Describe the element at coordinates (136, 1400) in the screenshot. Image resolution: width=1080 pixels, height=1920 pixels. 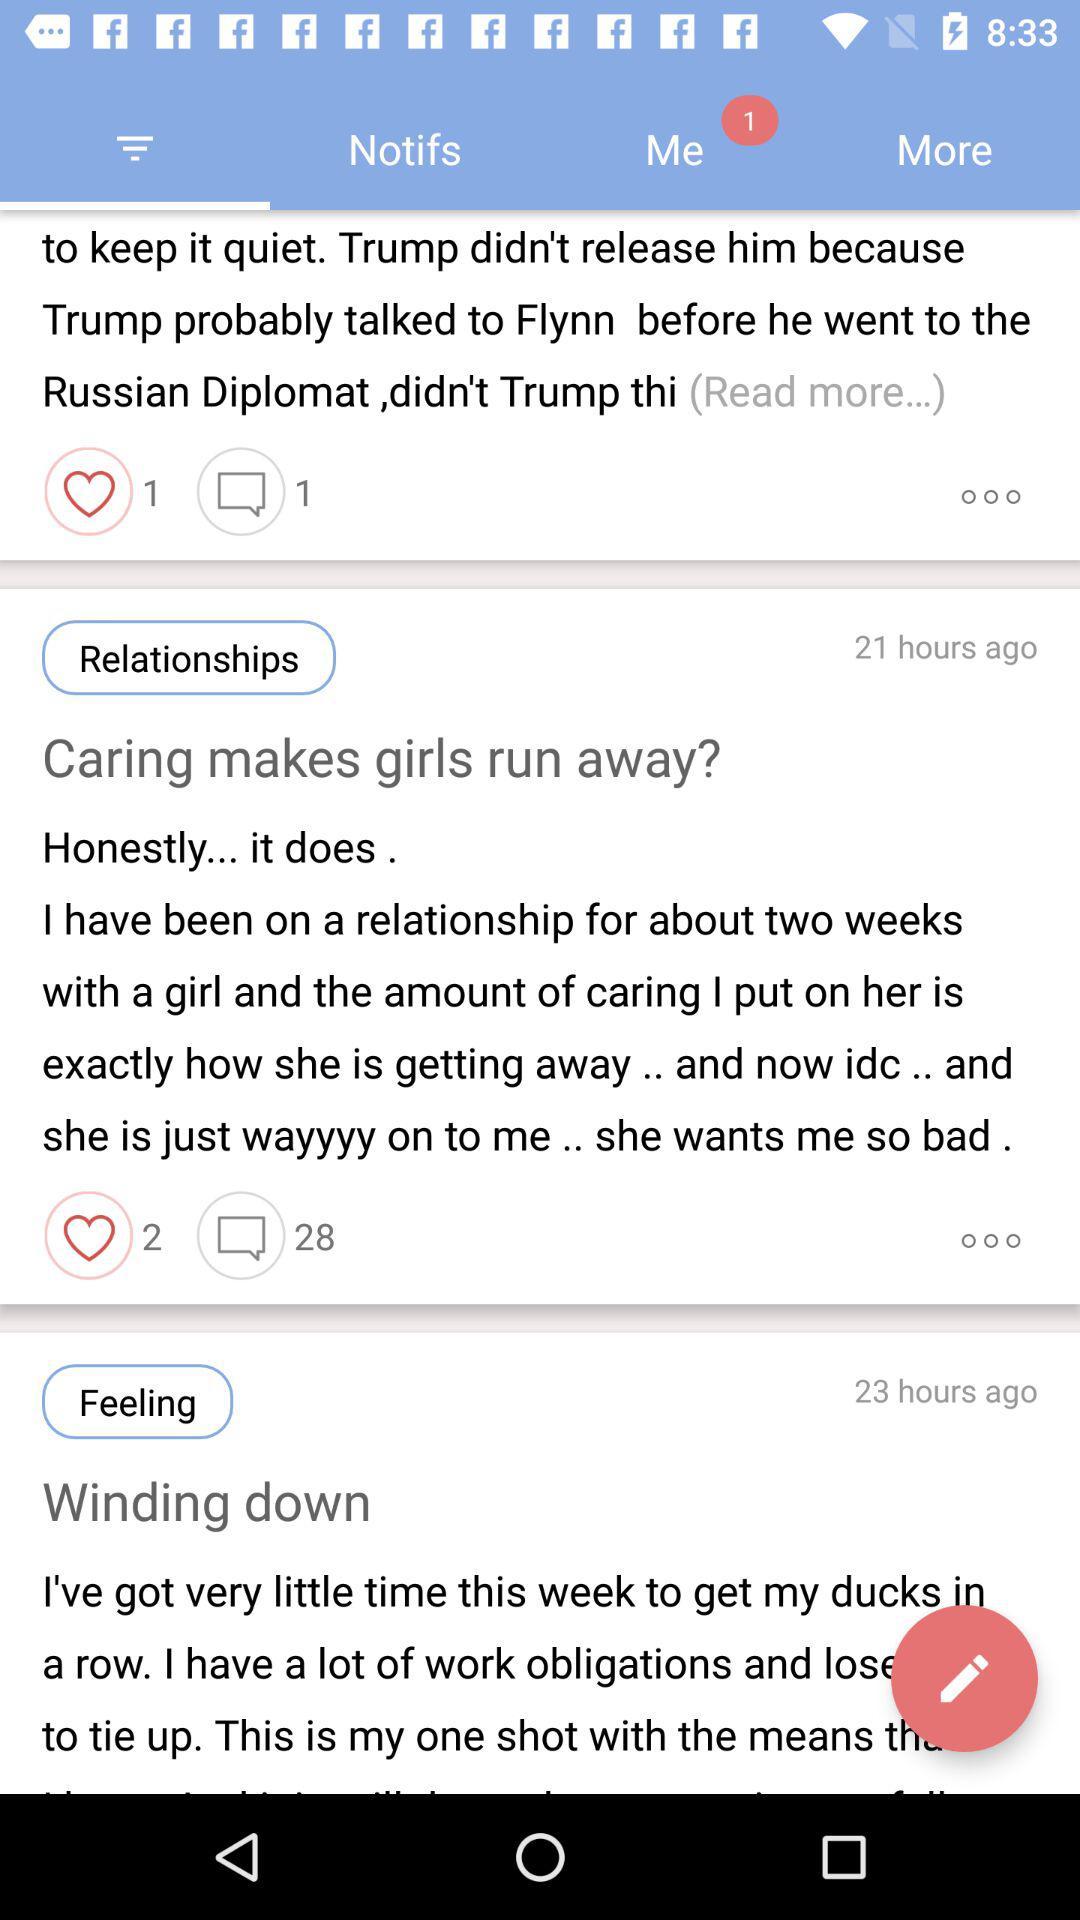
I see `item at the bottom left corner` at that location.